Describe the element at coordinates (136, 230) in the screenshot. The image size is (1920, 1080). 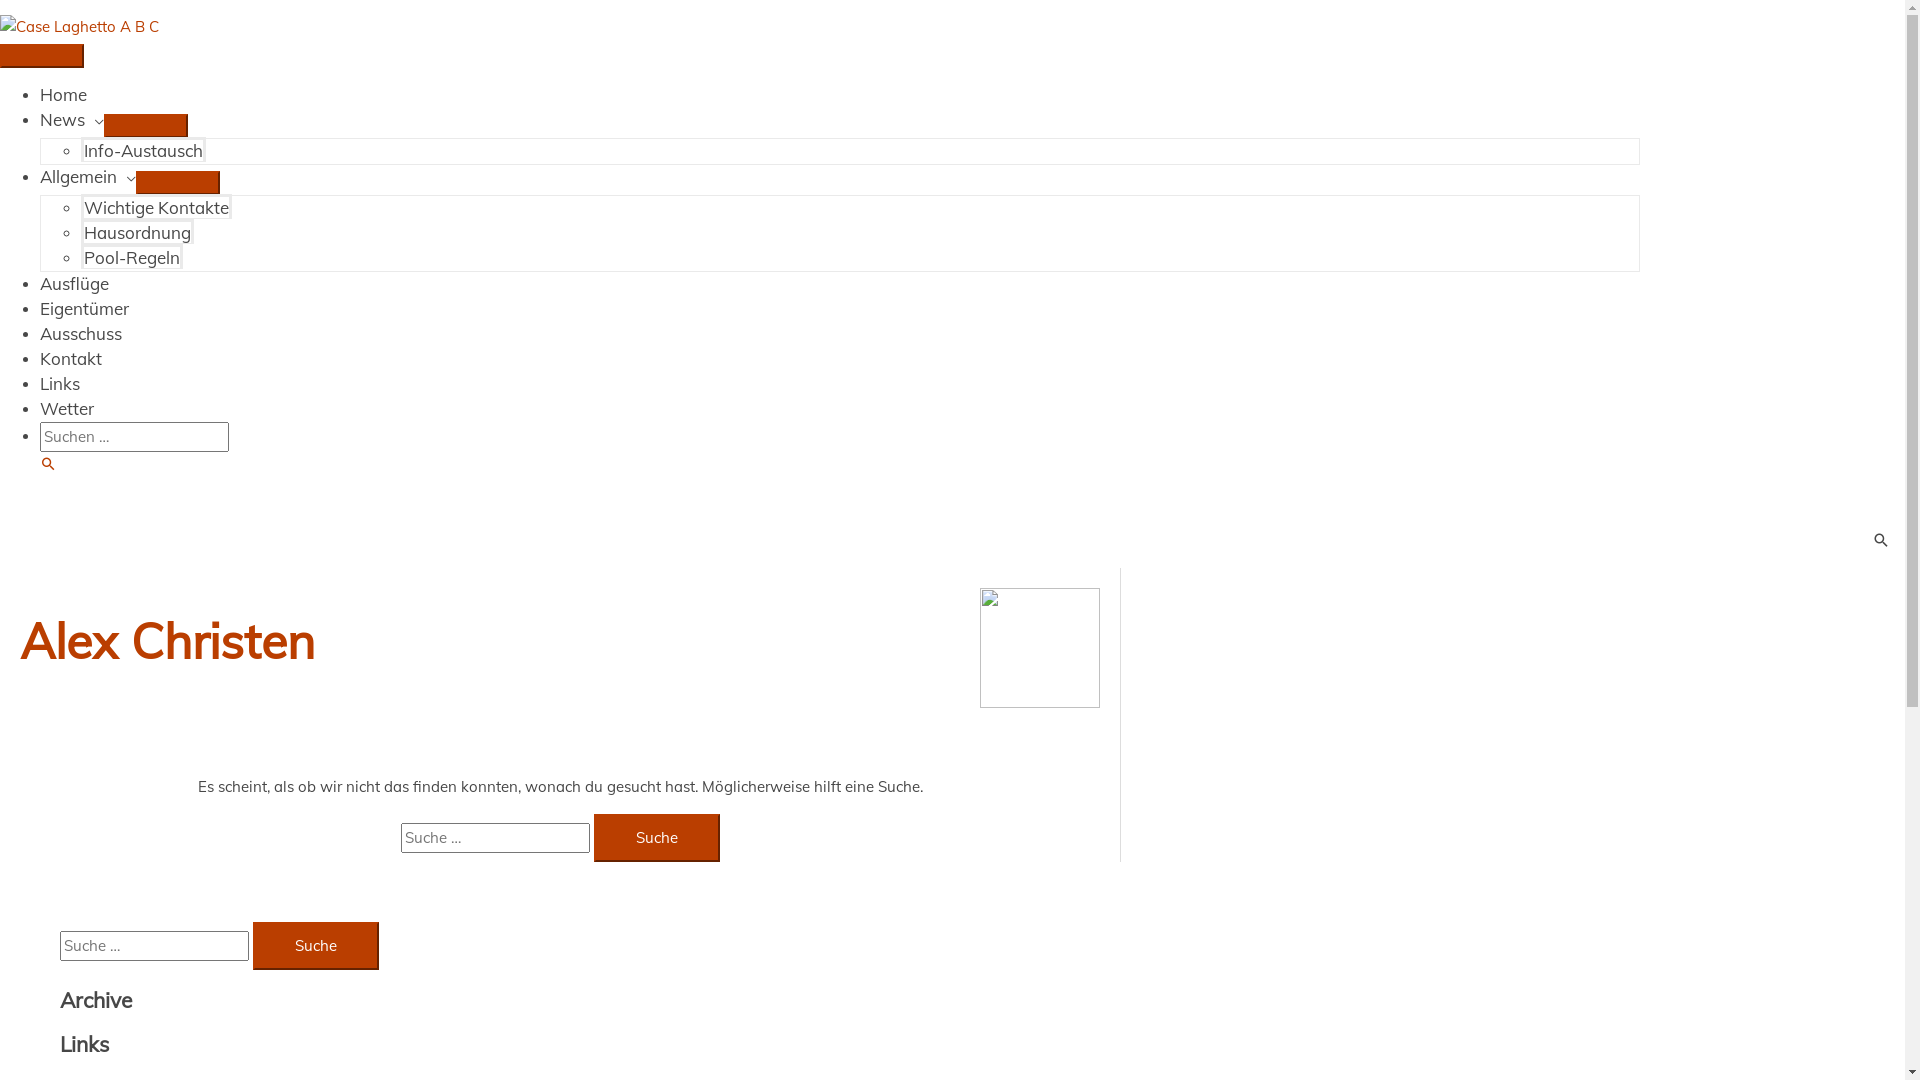
I see `'Hausordnung'` at that location.